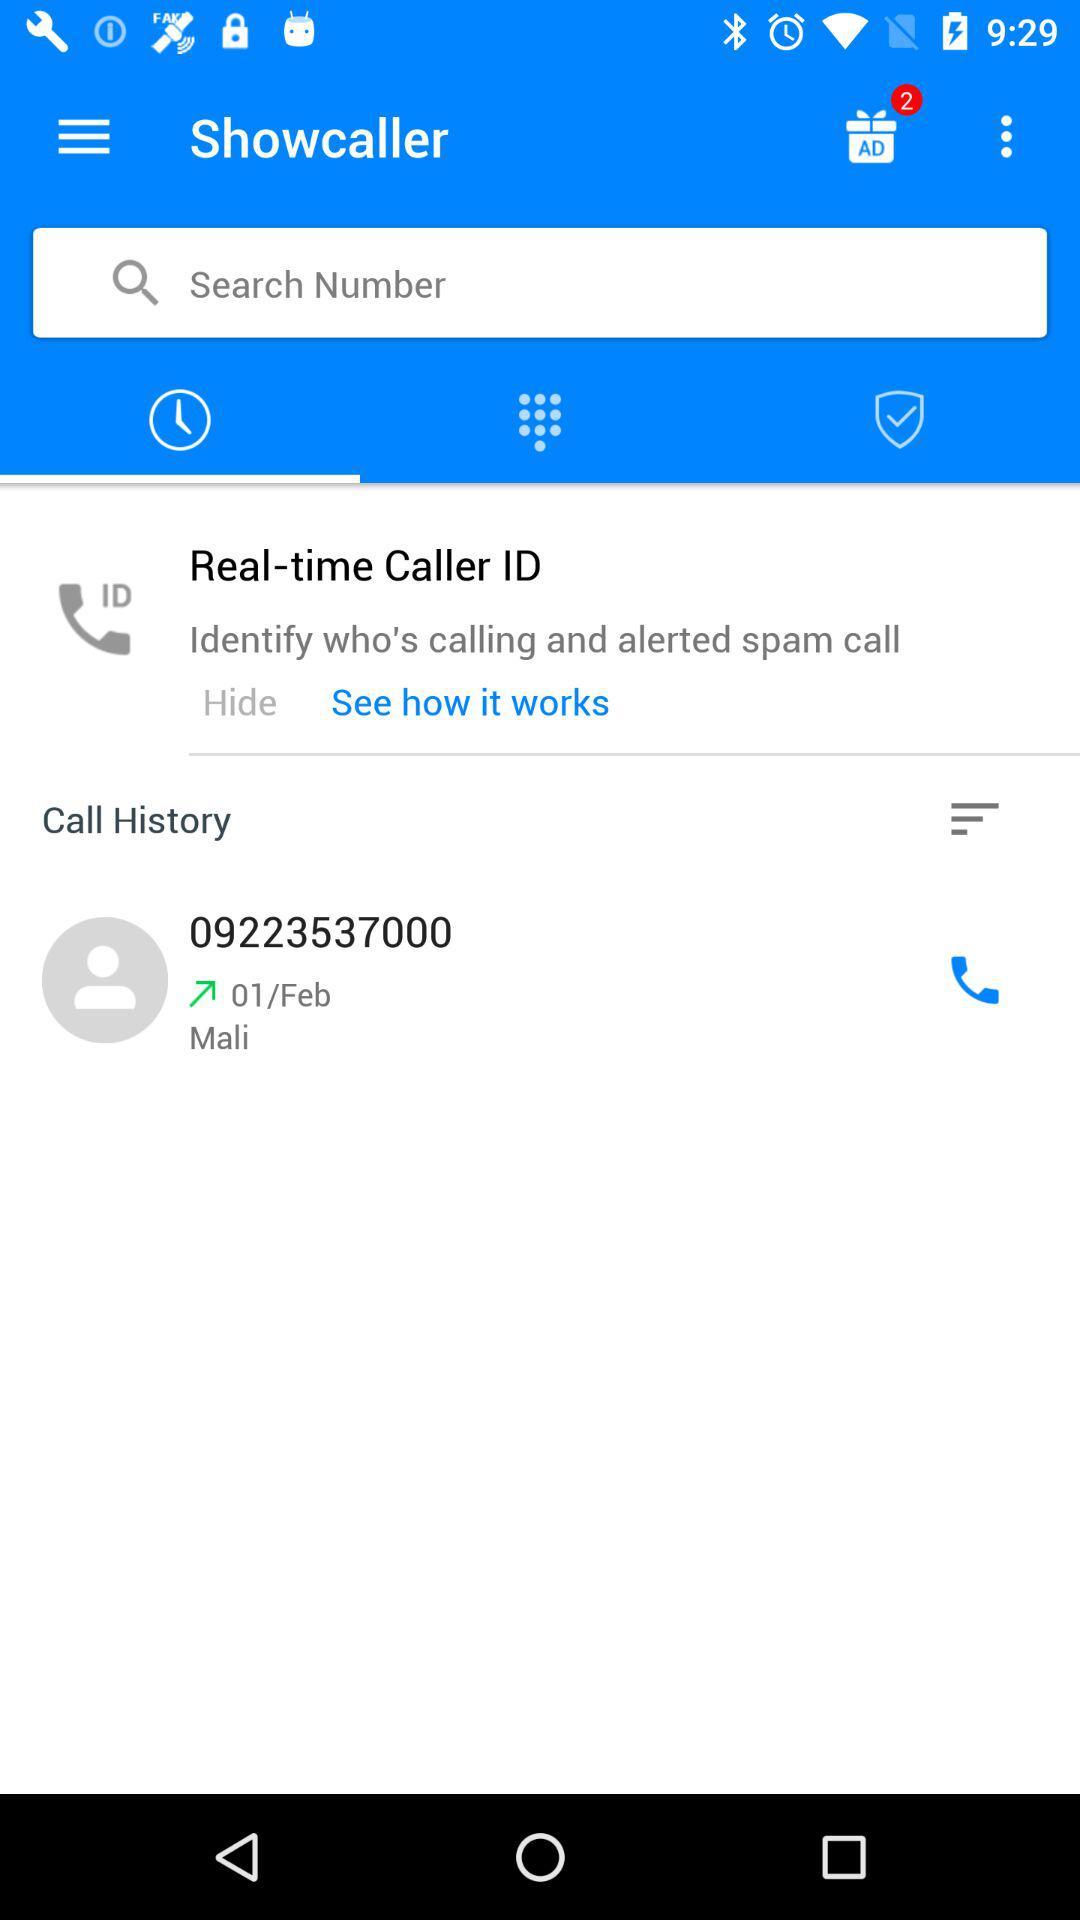 The width and height of the screenshot is (1080, 1920). What do you see at coordinates (974, 819) in the screenshot?
I see `the item next to the see how it` at bounding box center [974, 819].